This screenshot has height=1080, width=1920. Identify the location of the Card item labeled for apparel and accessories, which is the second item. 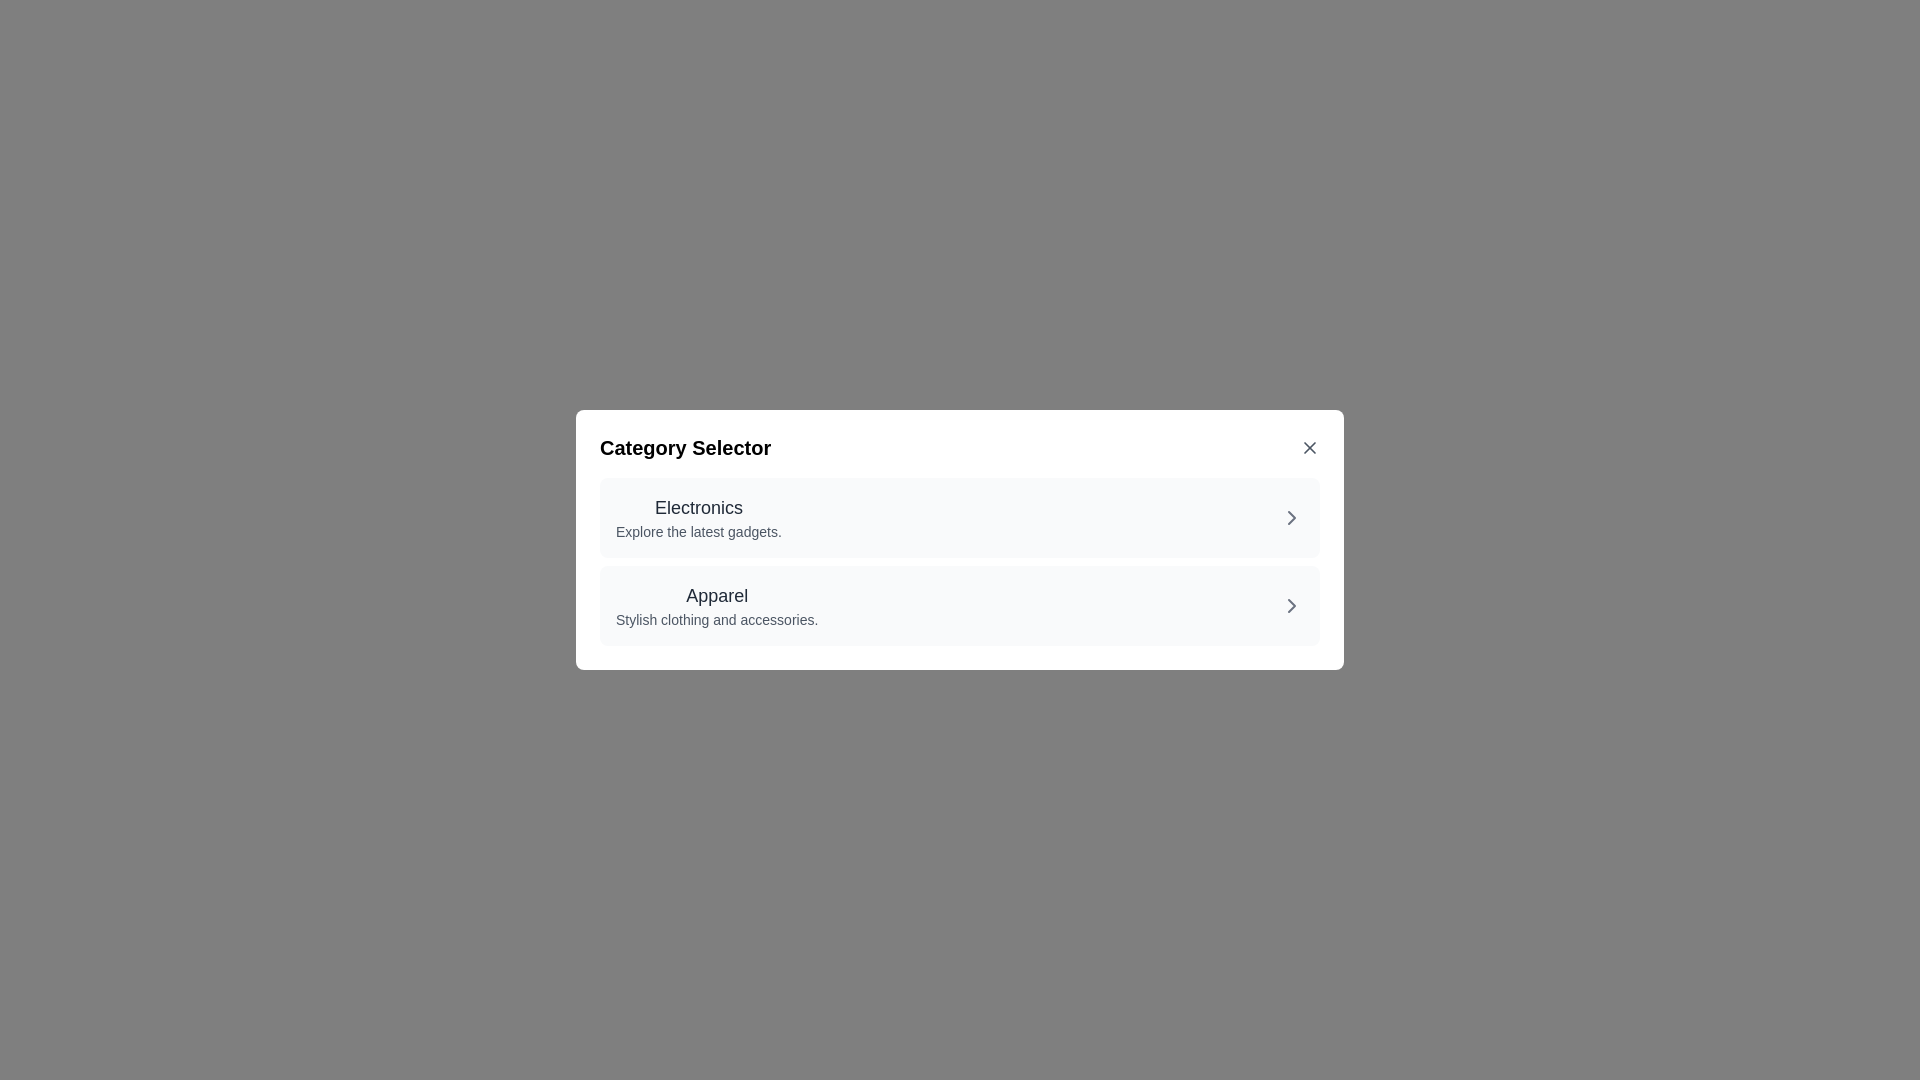
(960, 604).